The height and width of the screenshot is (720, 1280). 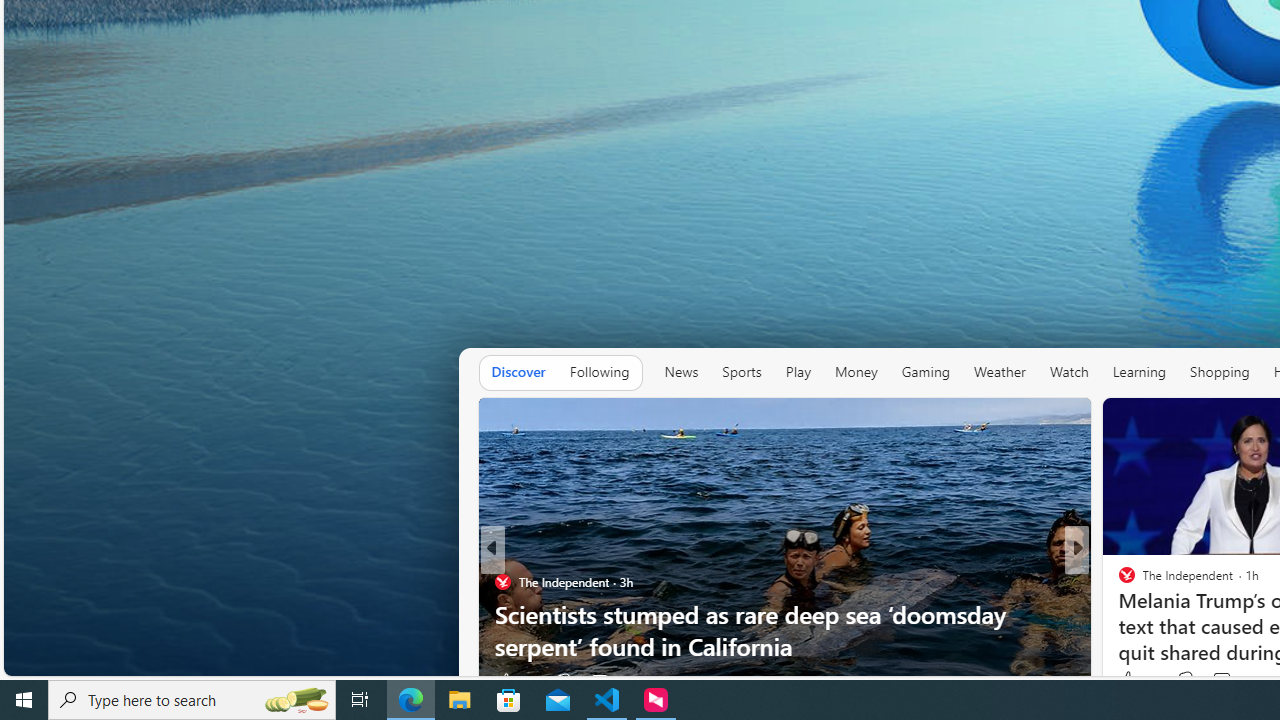 What do you see at coordinates (1117, 581) in the screenshot?
I see `'Bustle'` at bounding box center [1117, 581].